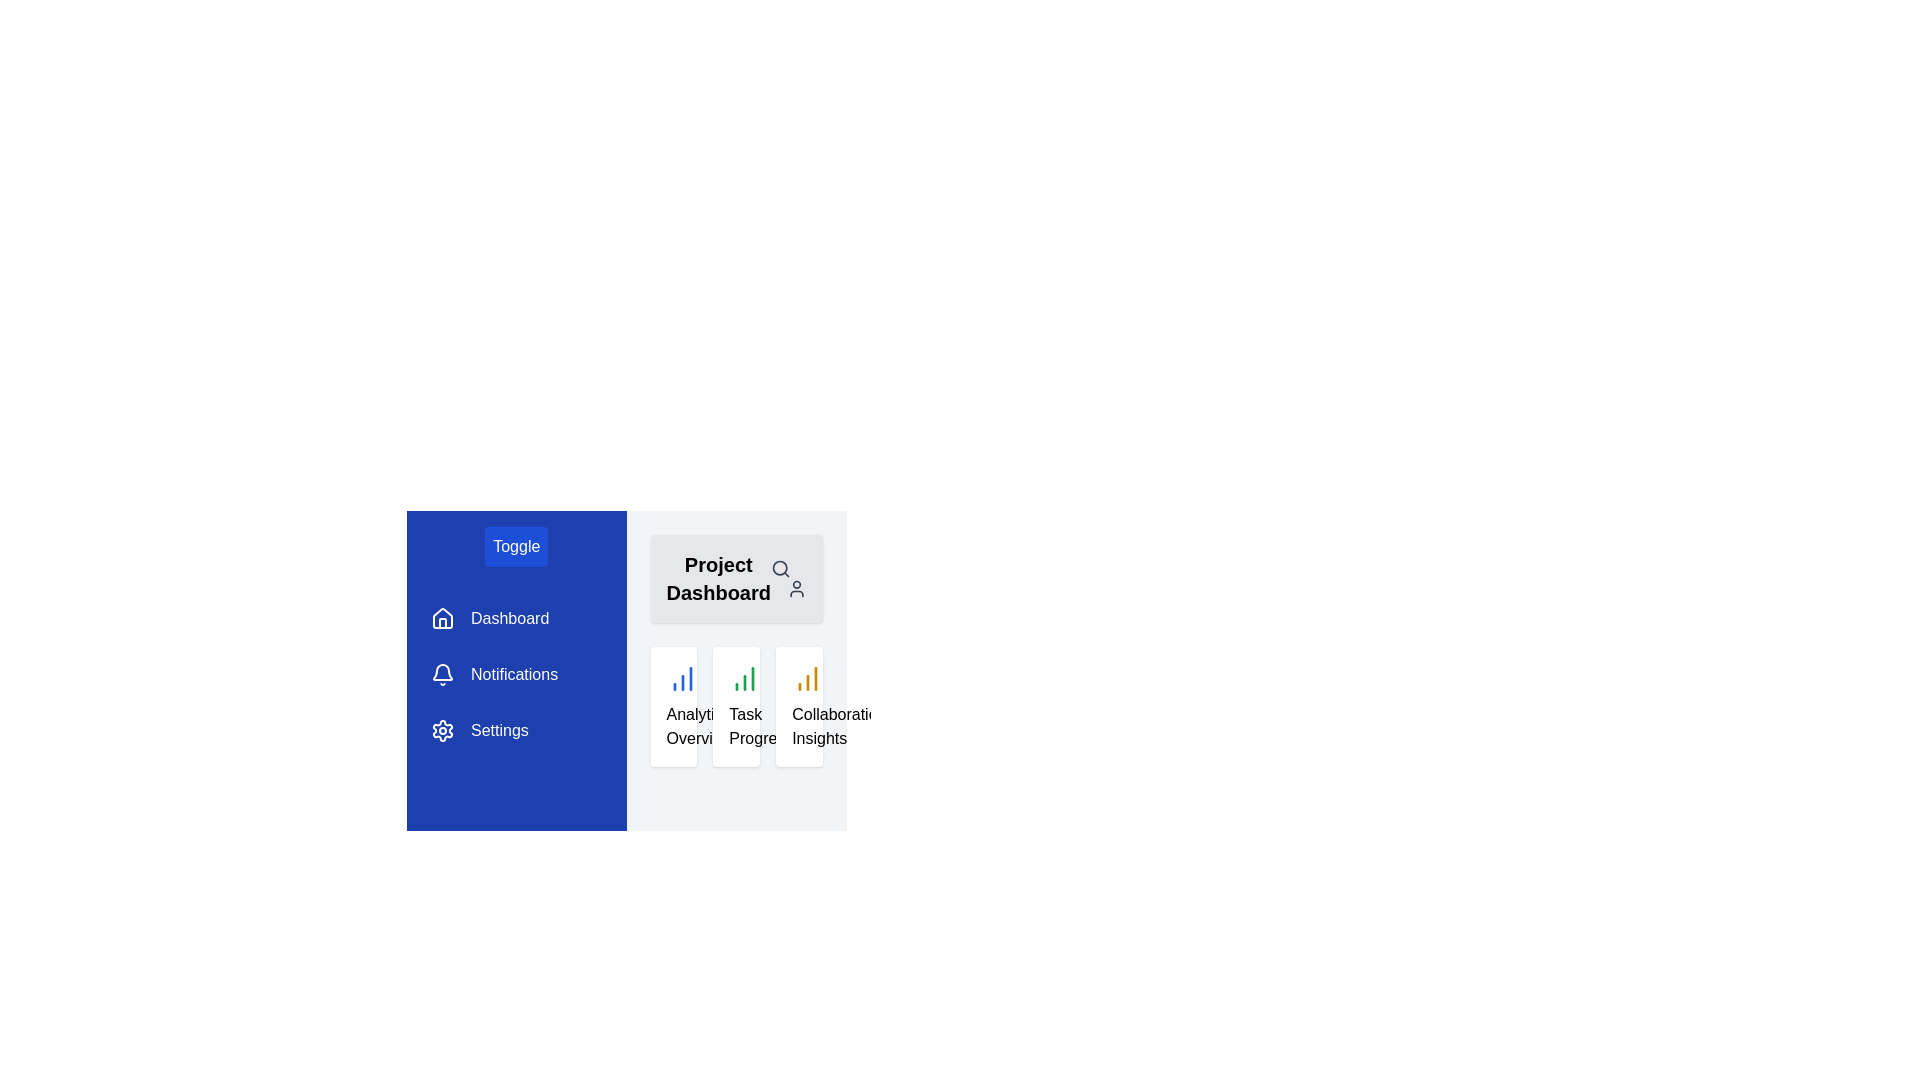  Describe the element at coordinates (744, 677) in the screenshot. I see `the small green icon featuring a vertically oriented bar chart with three bars of varying heights, located centrally within the 'Task Progress' card under the 'Project Dashboard' heading` at that location.